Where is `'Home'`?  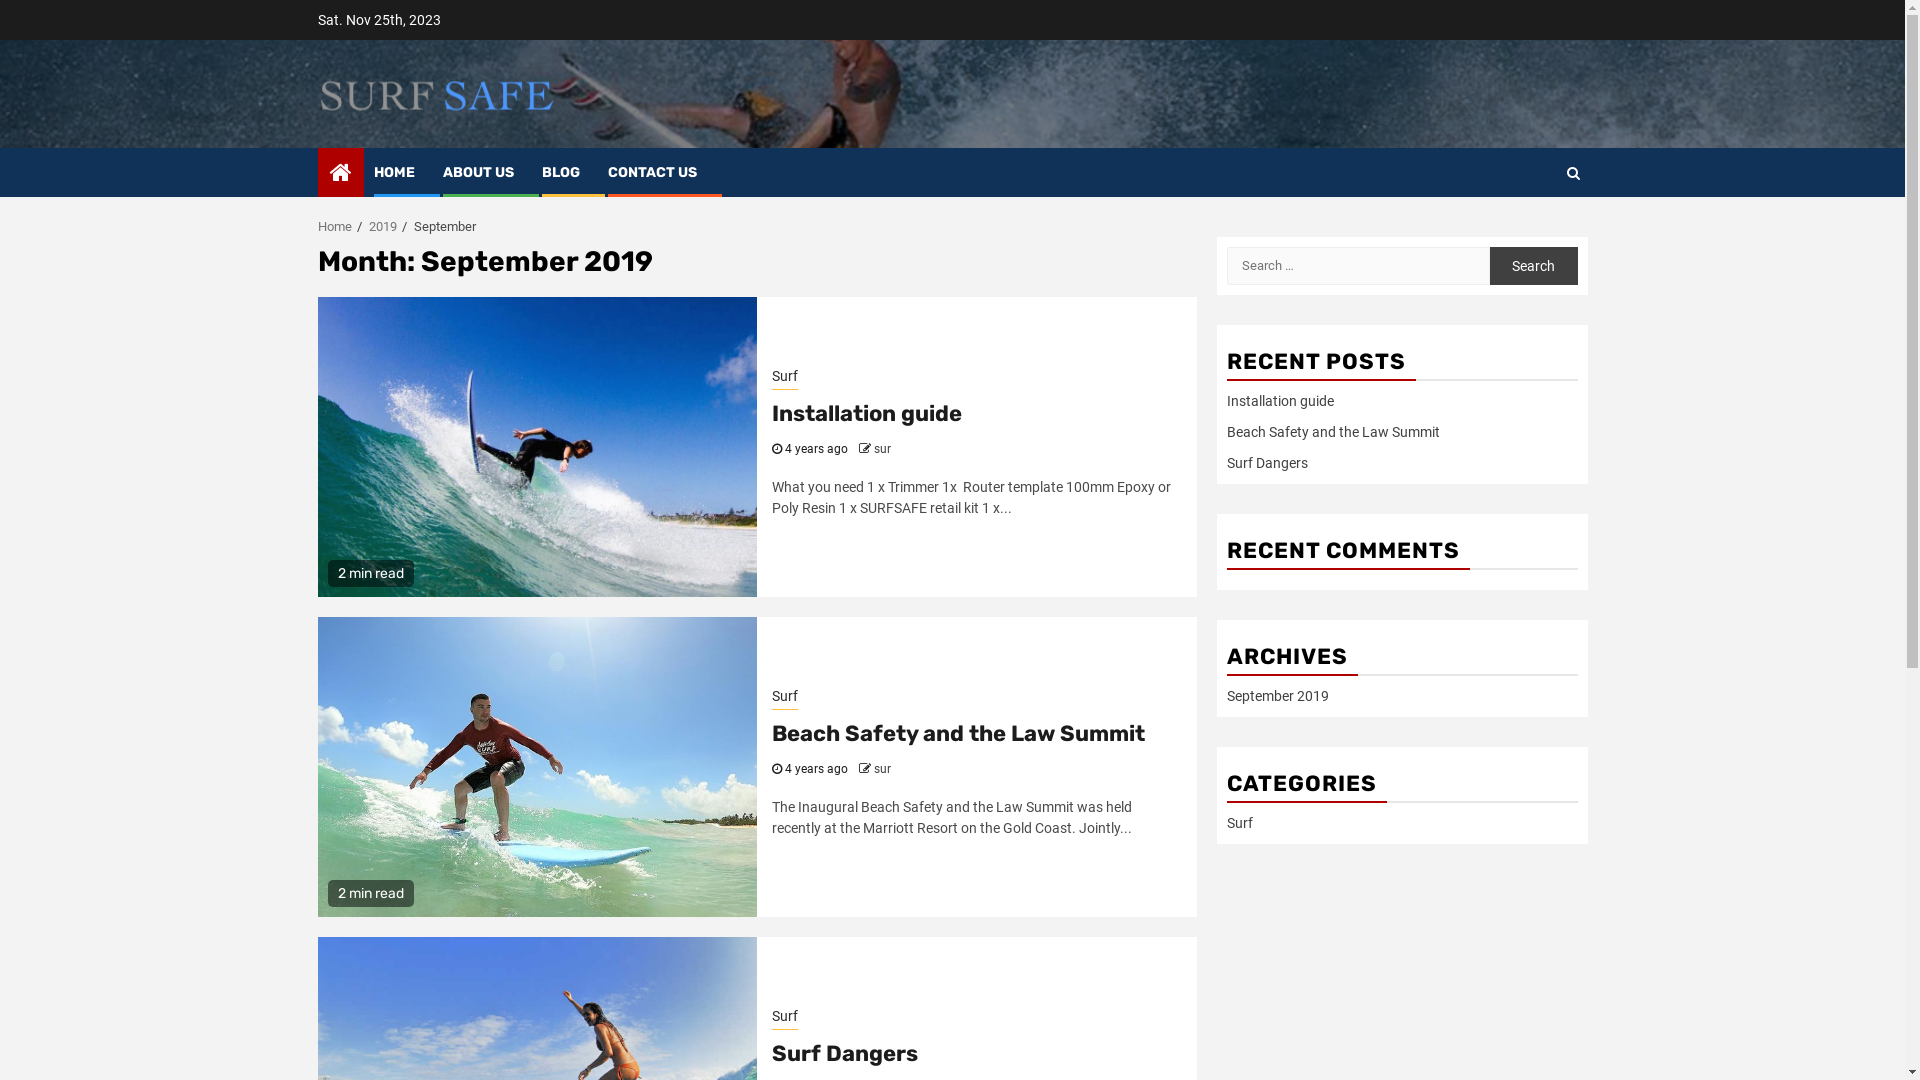 'Home' is located at coordinates (335, 225).